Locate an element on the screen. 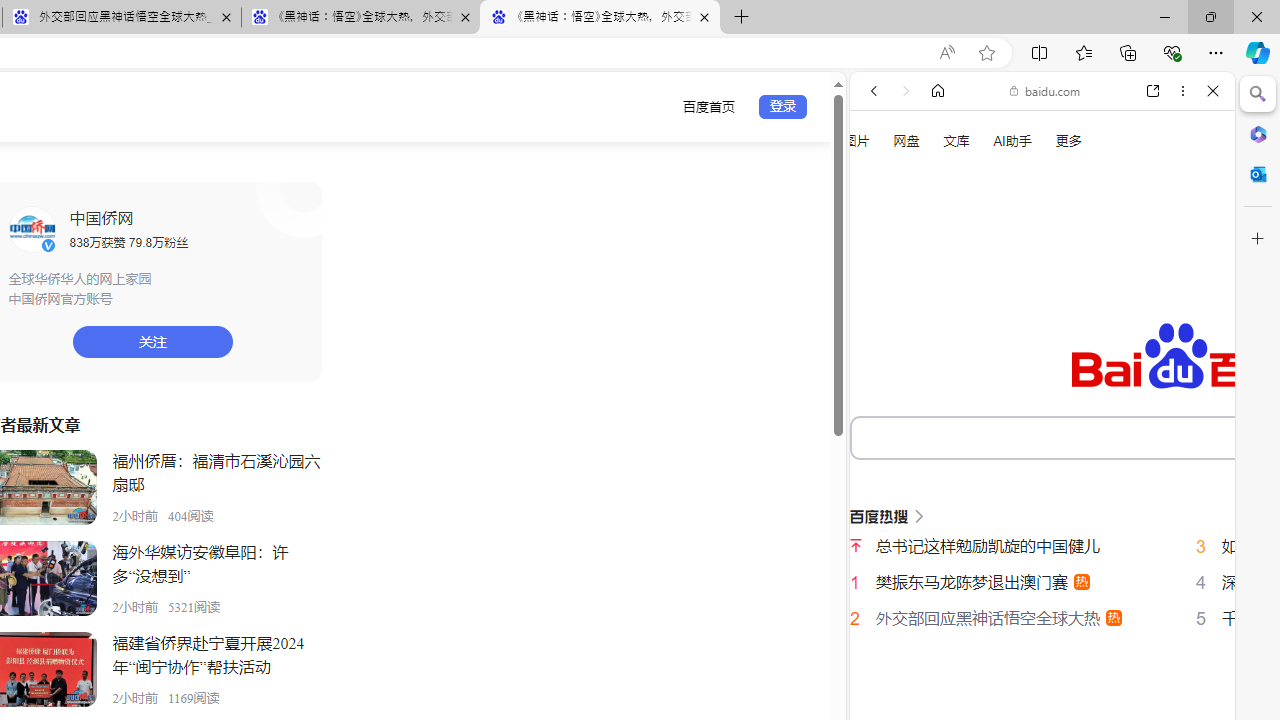 The width and height of the screenshot is (1280, 720). 'Search Filter, VIDEOS' is located at coordinates (1006, 338).